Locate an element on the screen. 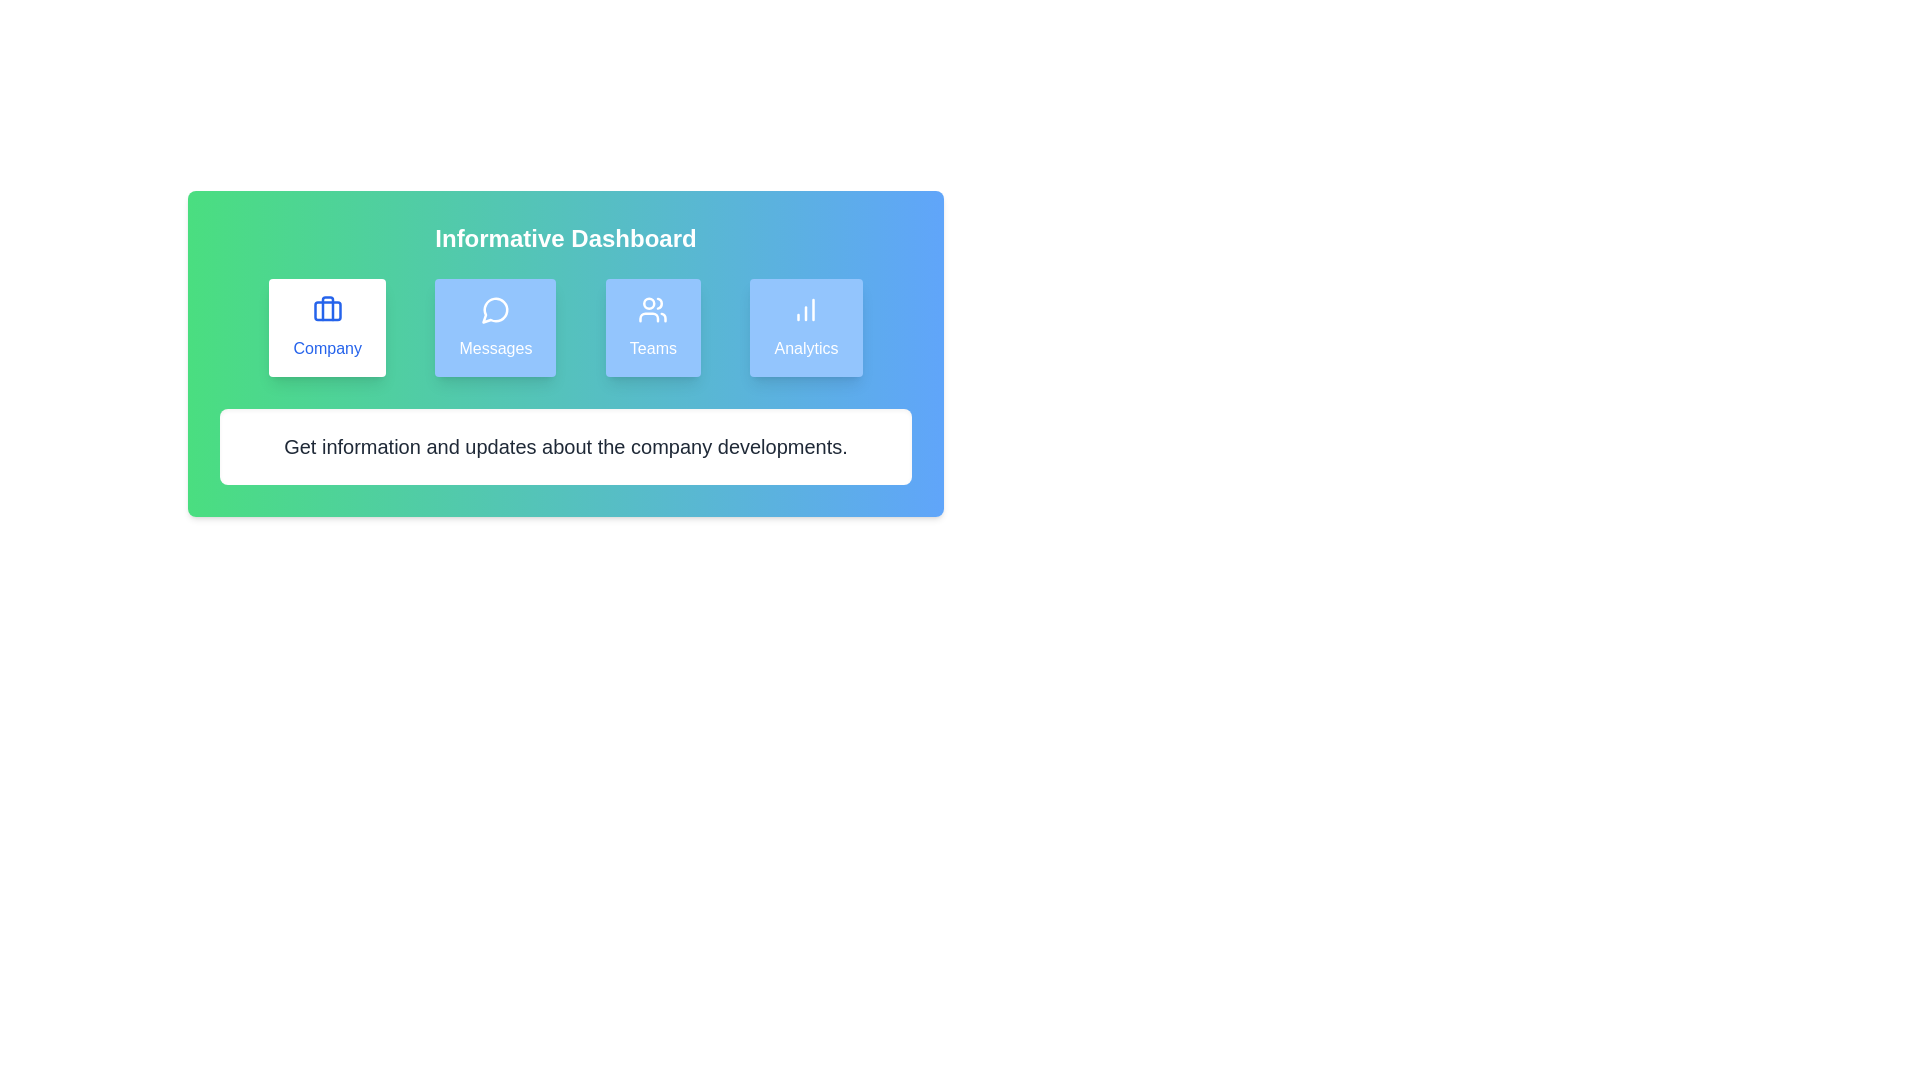 This screenshot has width=1920, height=1080. the 'Messages' button, which is a rectangular button with rounded corners, a blue background, and a white speech bubble icon is located at coordinates (495, 326).